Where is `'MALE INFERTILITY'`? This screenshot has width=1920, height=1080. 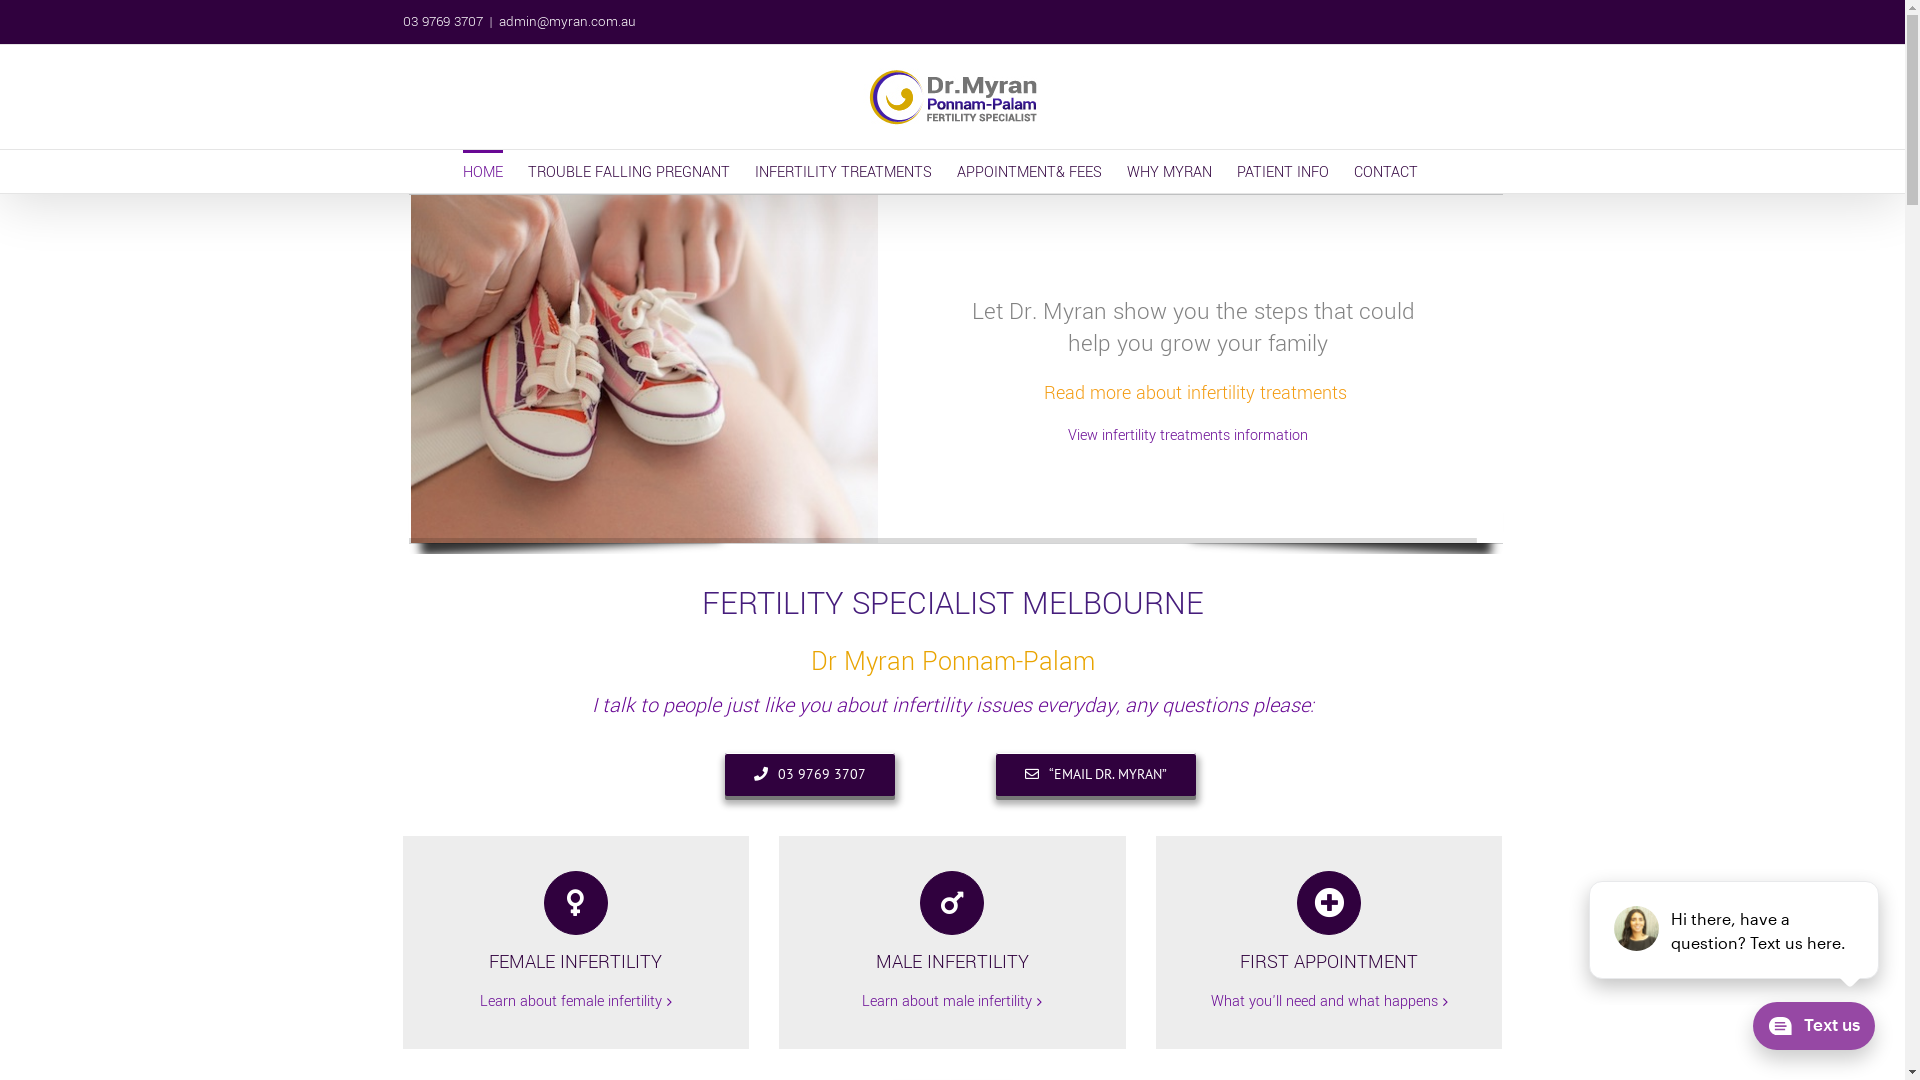
'MALE INFERTILITY' is located at coordinates (951, 922).